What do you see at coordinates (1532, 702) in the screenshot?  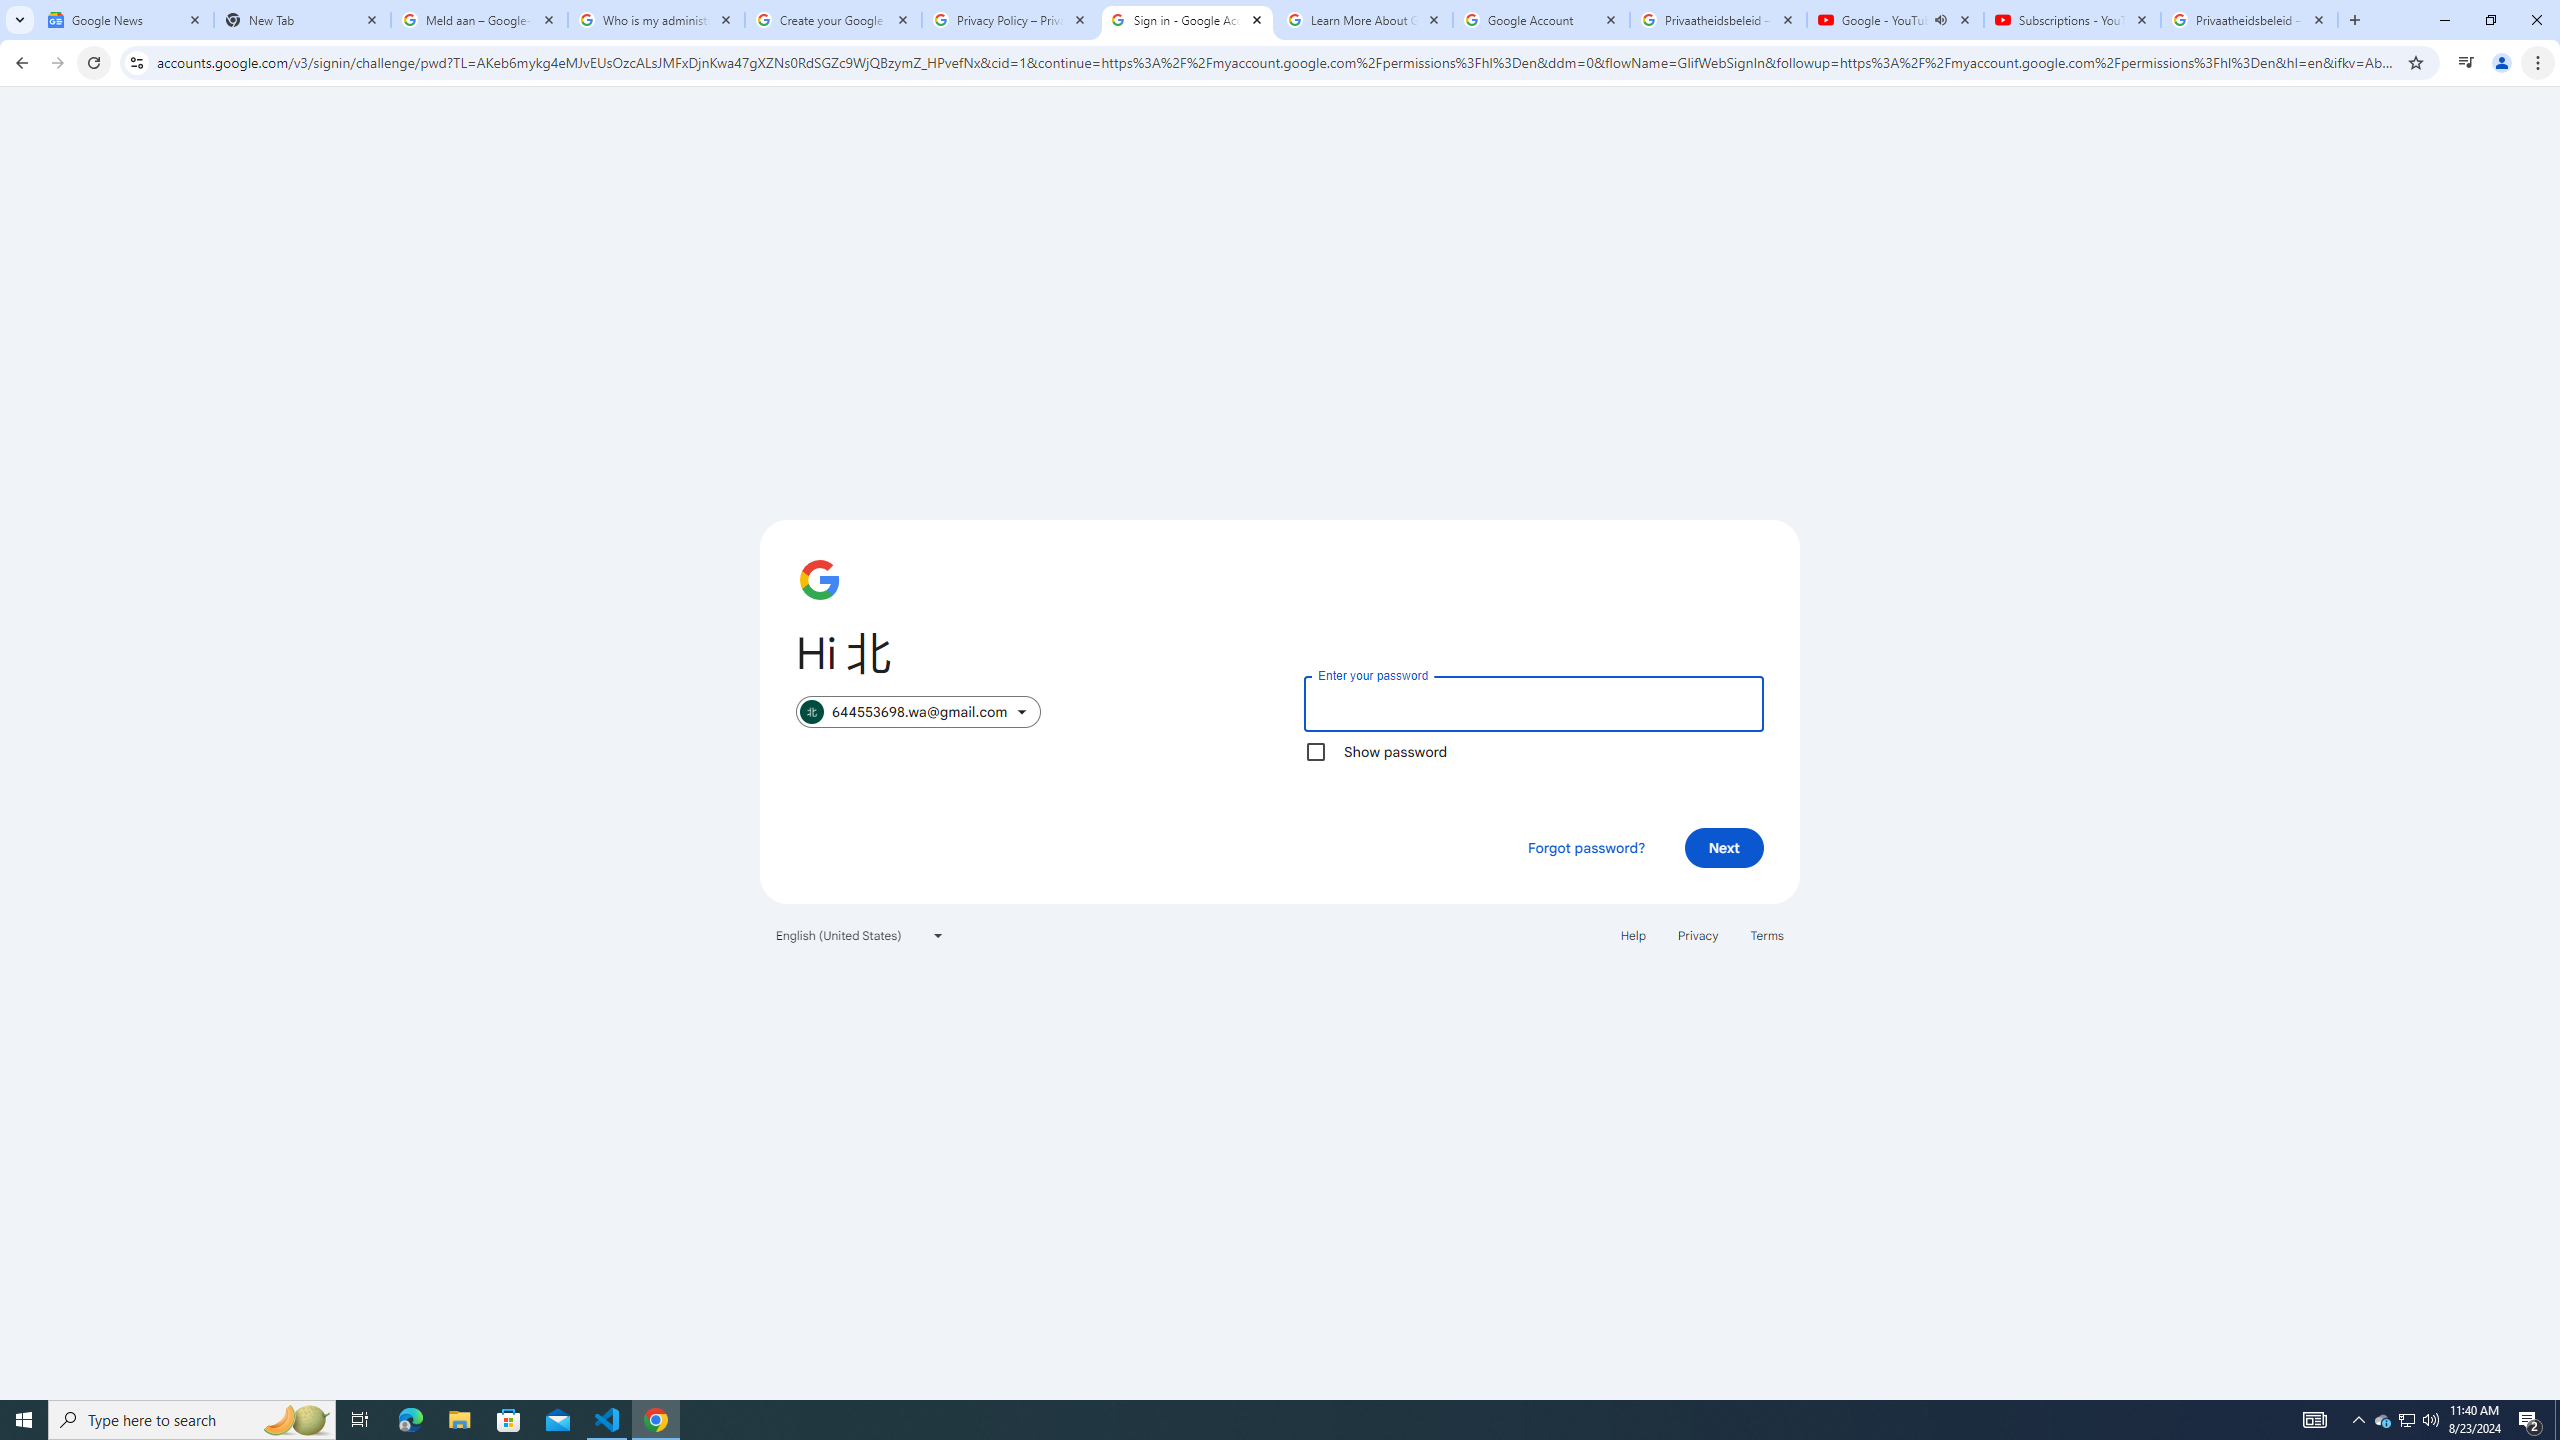 I see `'Enter your password'` at bounding box center [1532, 702].